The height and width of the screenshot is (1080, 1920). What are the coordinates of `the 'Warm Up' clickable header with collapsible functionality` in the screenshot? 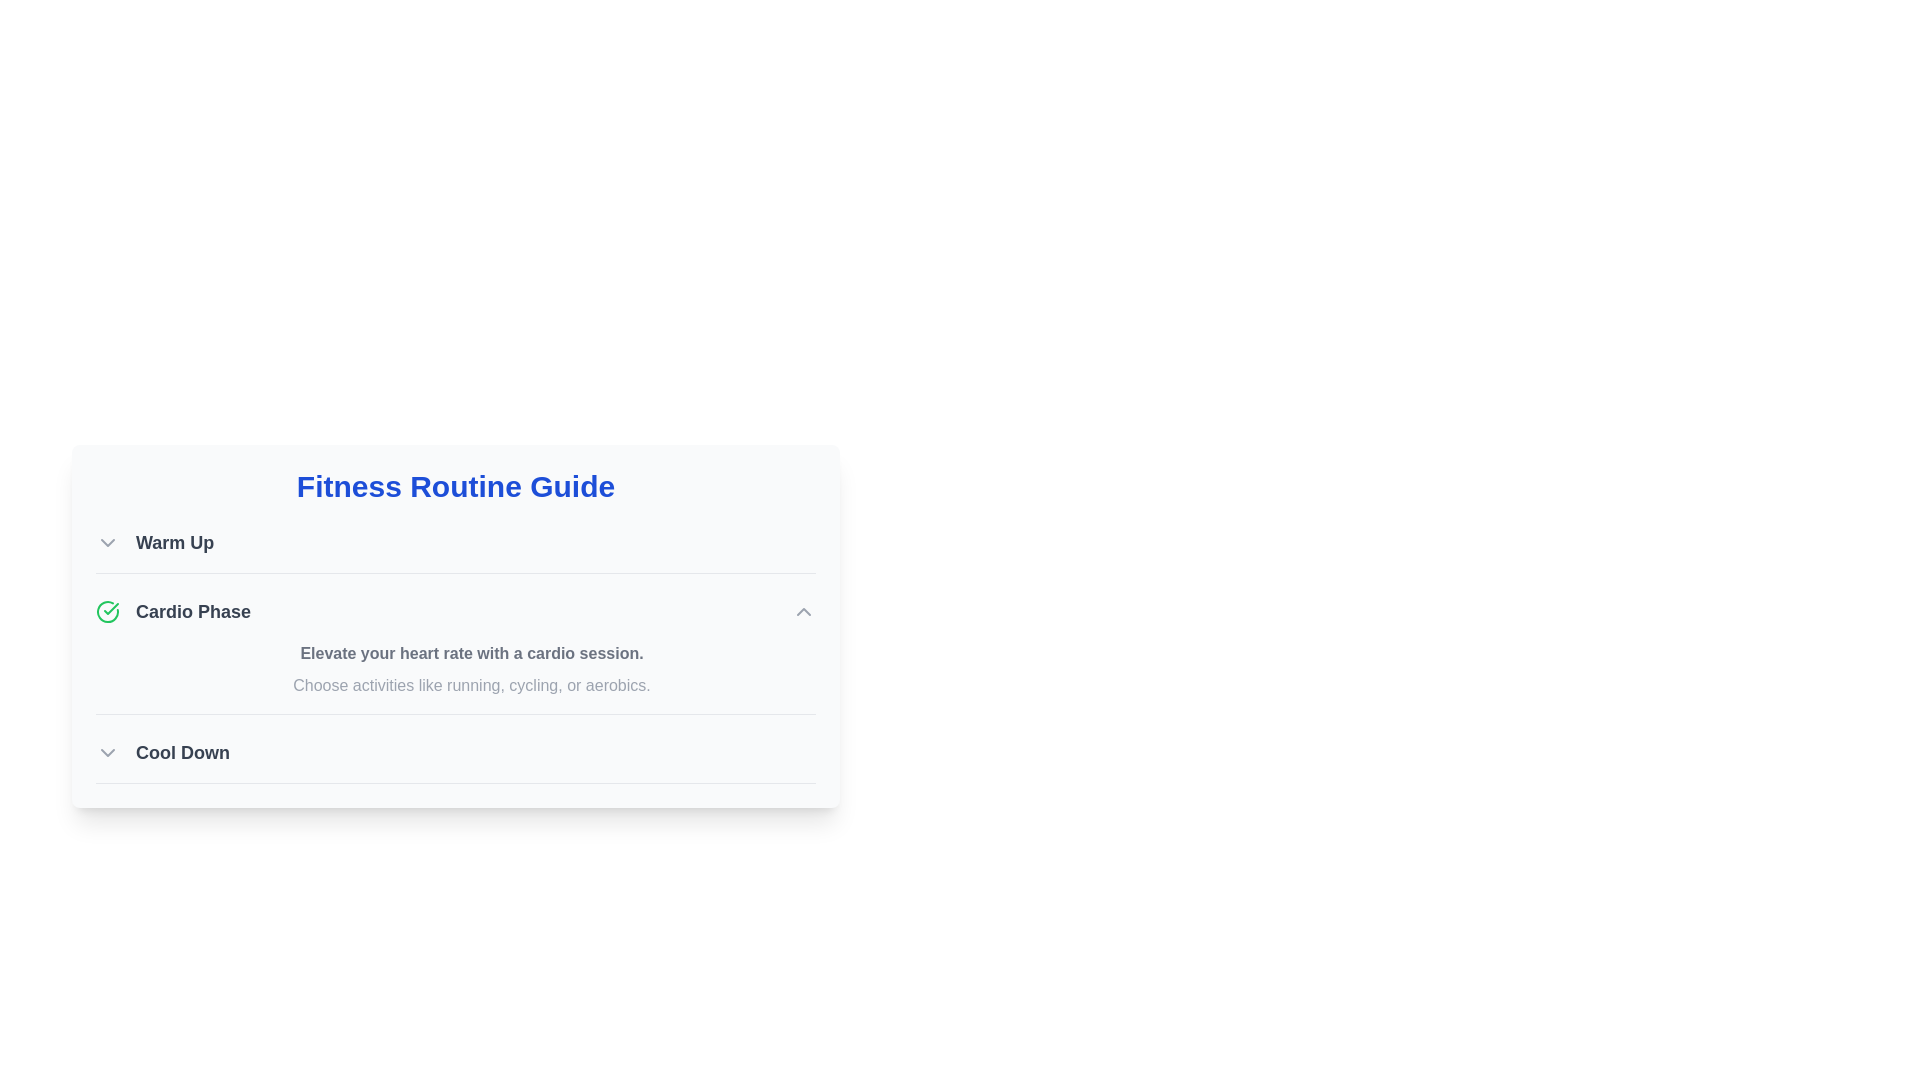 It's located at (154, 543).